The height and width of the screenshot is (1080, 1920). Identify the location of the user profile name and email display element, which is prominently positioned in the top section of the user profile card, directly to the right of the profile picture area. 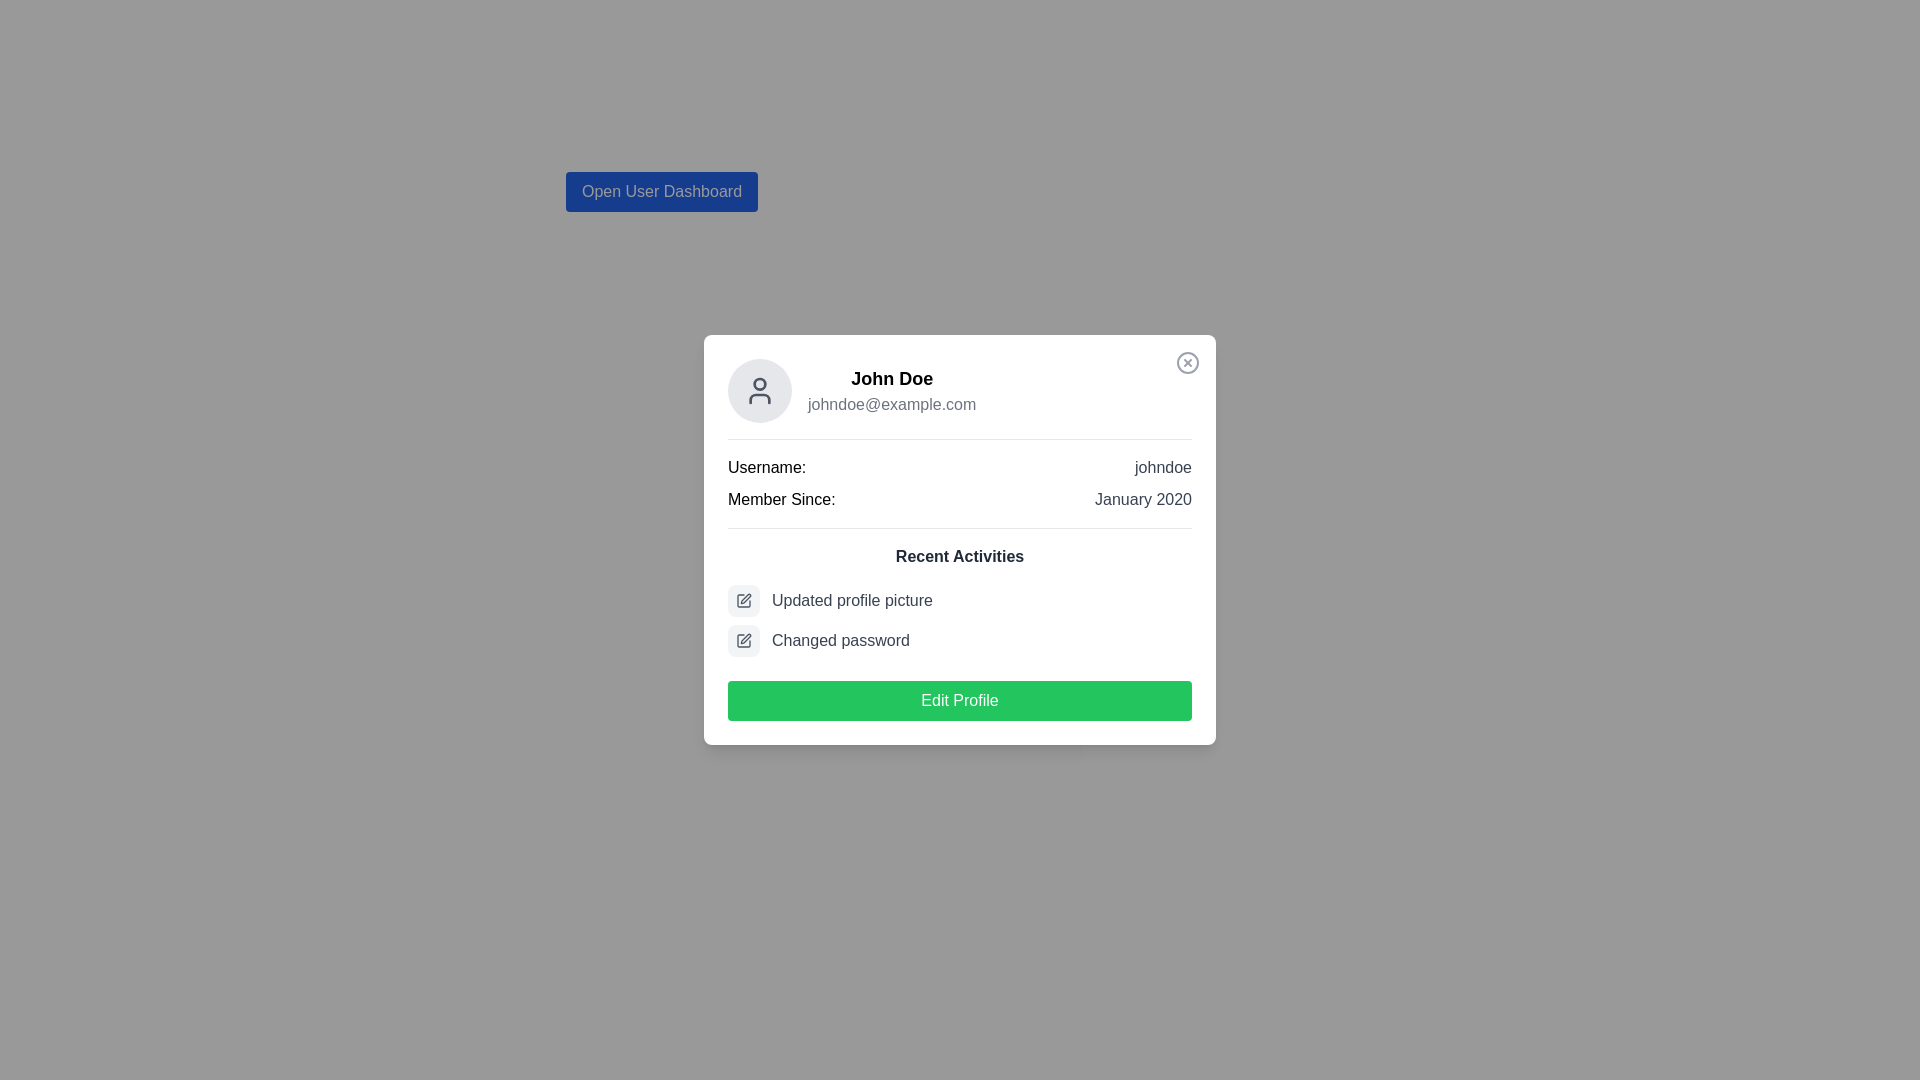
(891, 390).